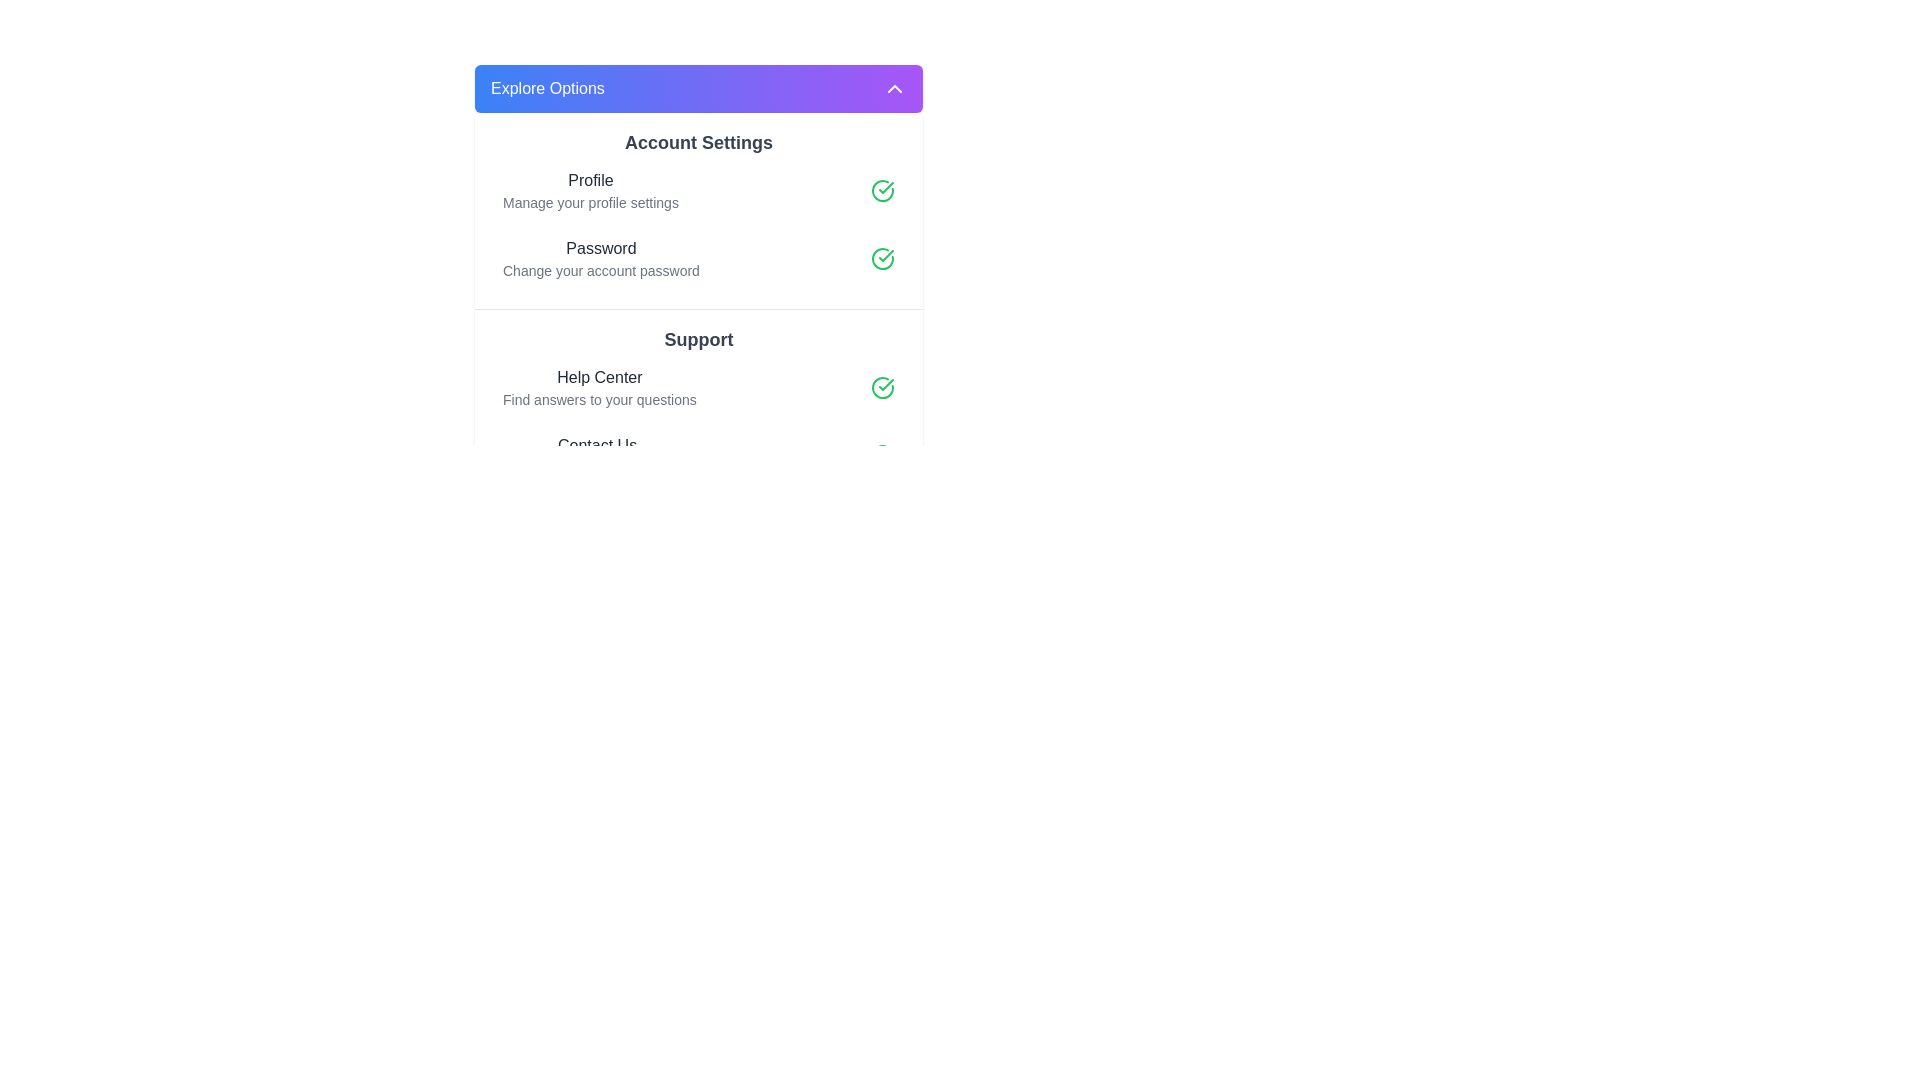  I want to click on the static text element displaying 'Profile' and 'Manage your profile settings', so click(589, 191).